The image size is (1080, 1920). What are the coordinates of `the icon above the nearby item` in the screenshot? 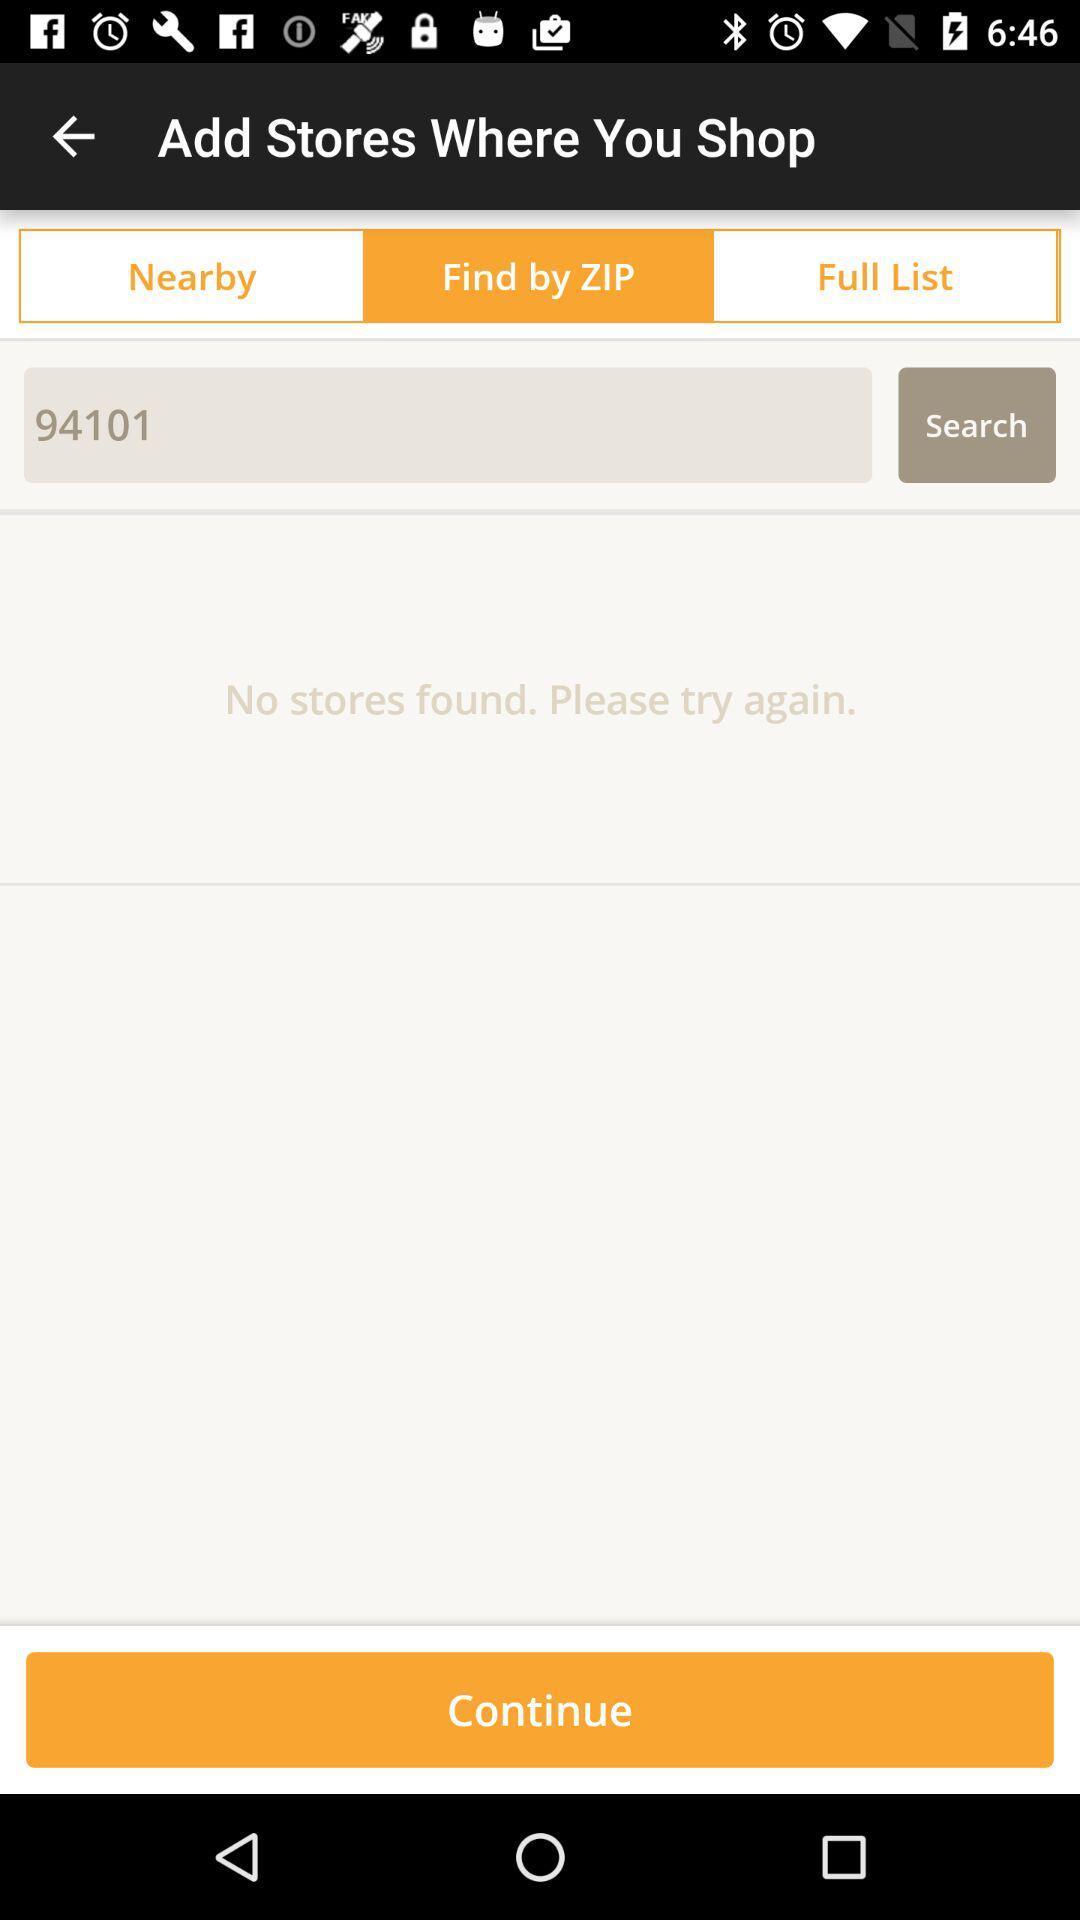 It's located at (72, 135).